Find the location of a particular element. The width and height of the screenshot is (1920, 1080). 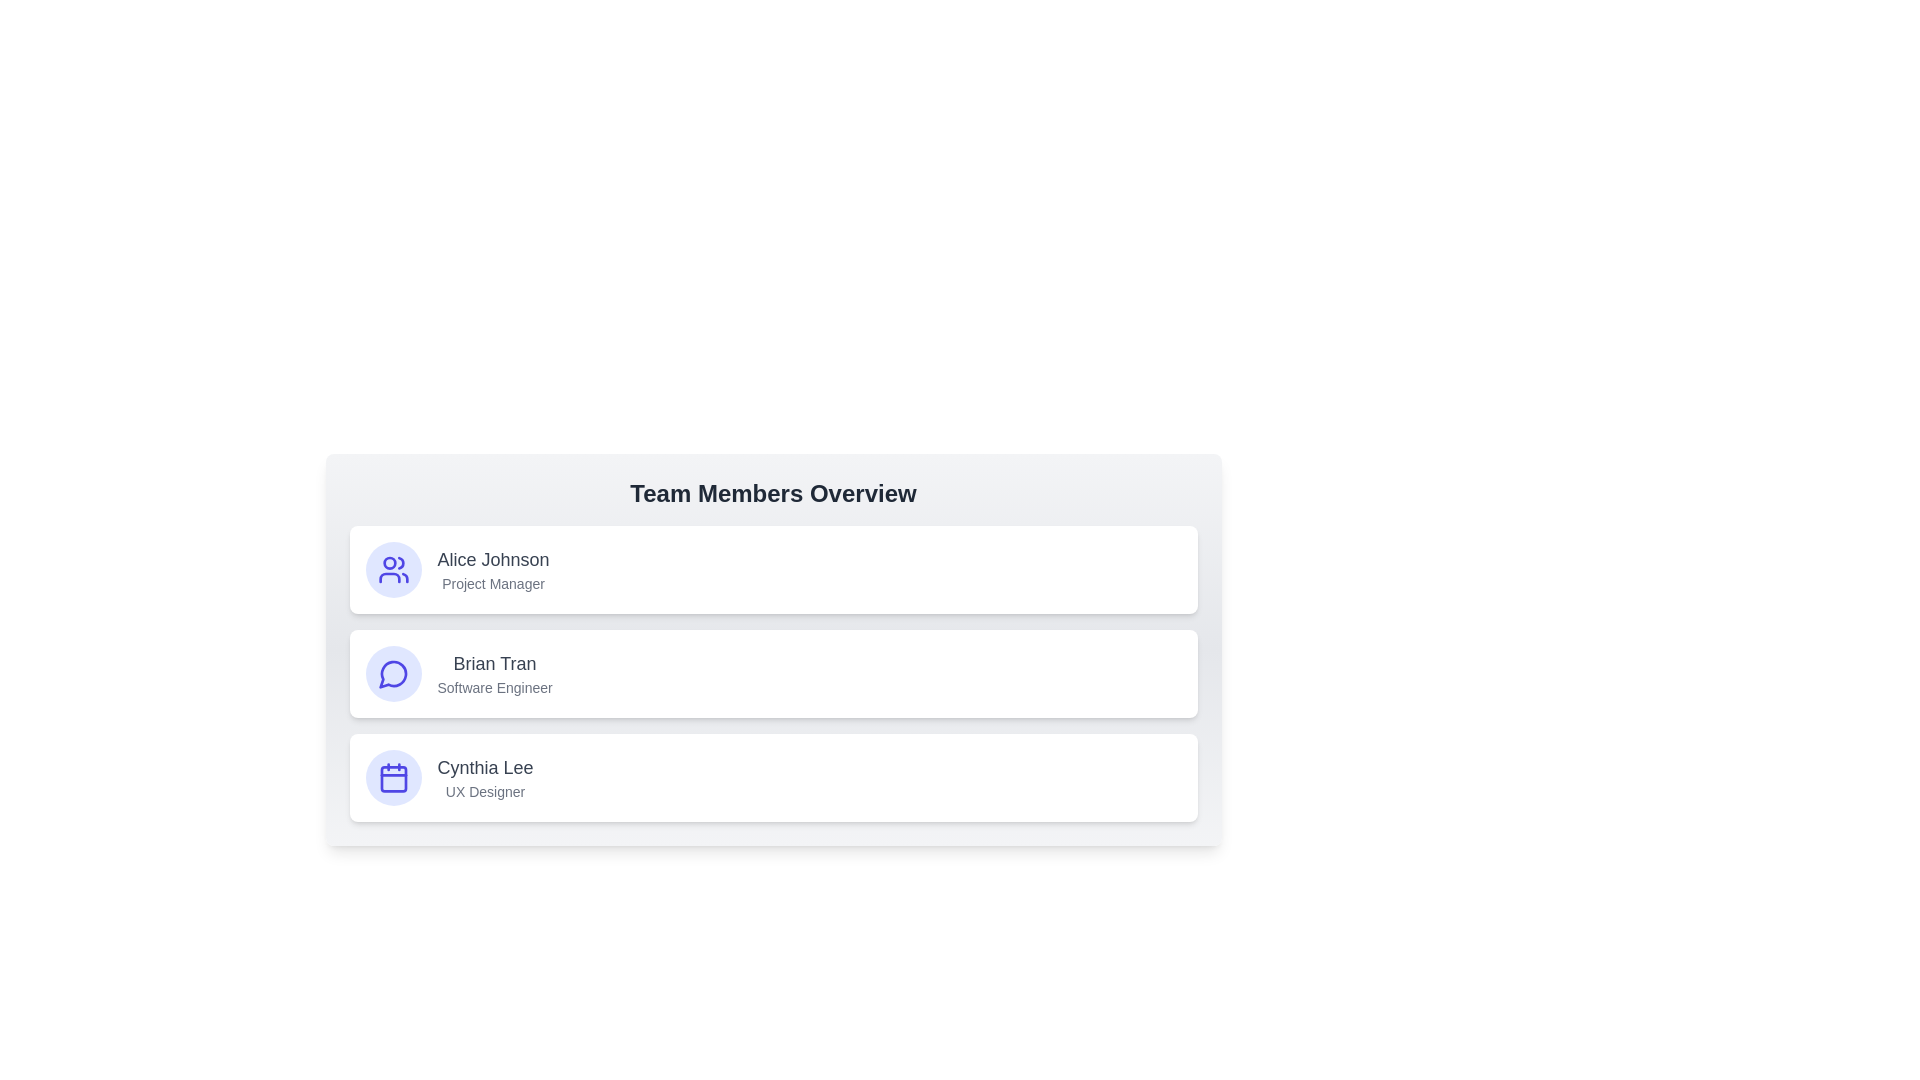

the card of the team member Cynthia Lee is located at coordinates (772, 777).